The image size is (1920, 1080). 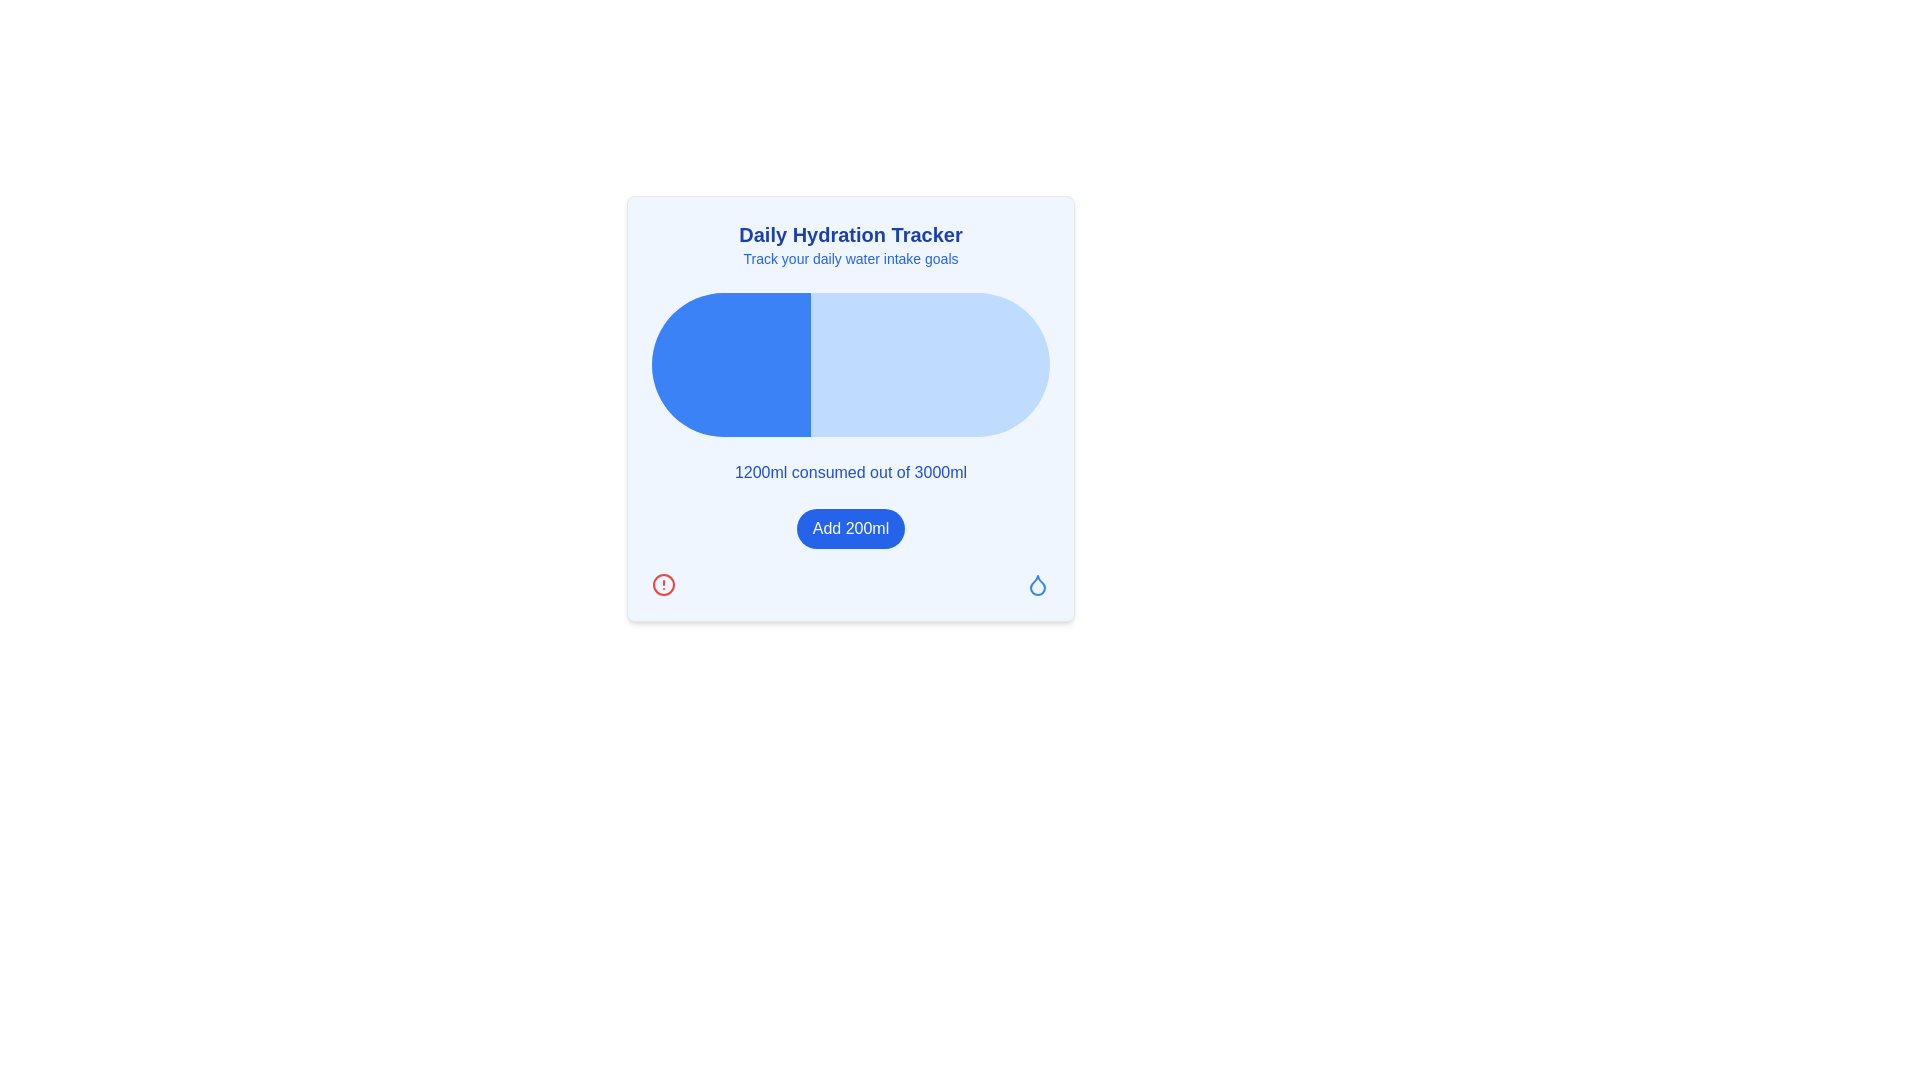 What do you see at coordinates (850, 257) in the screenshot?
I see `the text element that reads 'Track your daily water intake goals', which is styled in a small font size and bright blue color, located beneath the title 'Daily Hydration Tracker'` at bounding box center [850, 257].